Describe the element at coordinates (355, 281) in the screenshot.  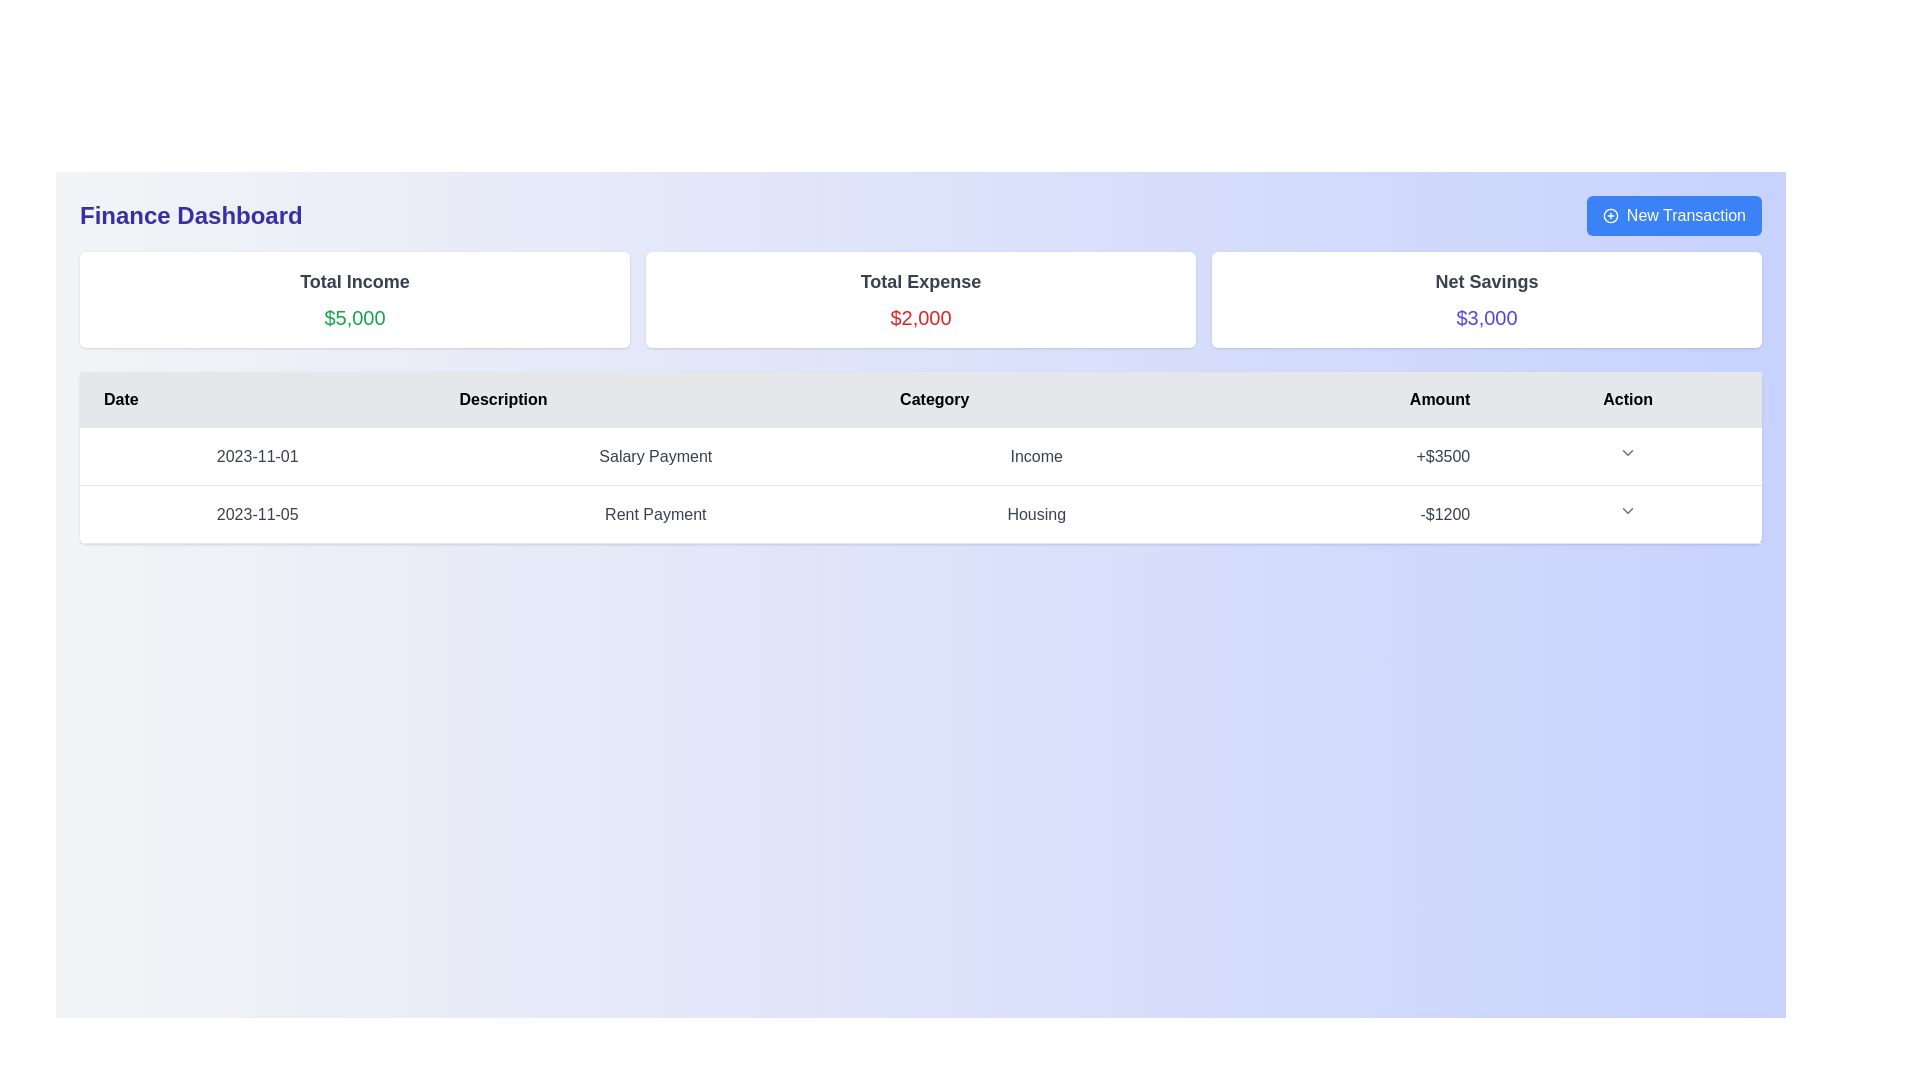
I see `the 'Total Income' text label, which is a bold, dark gray text located at the top-left section of the interface within a white card` at that location.